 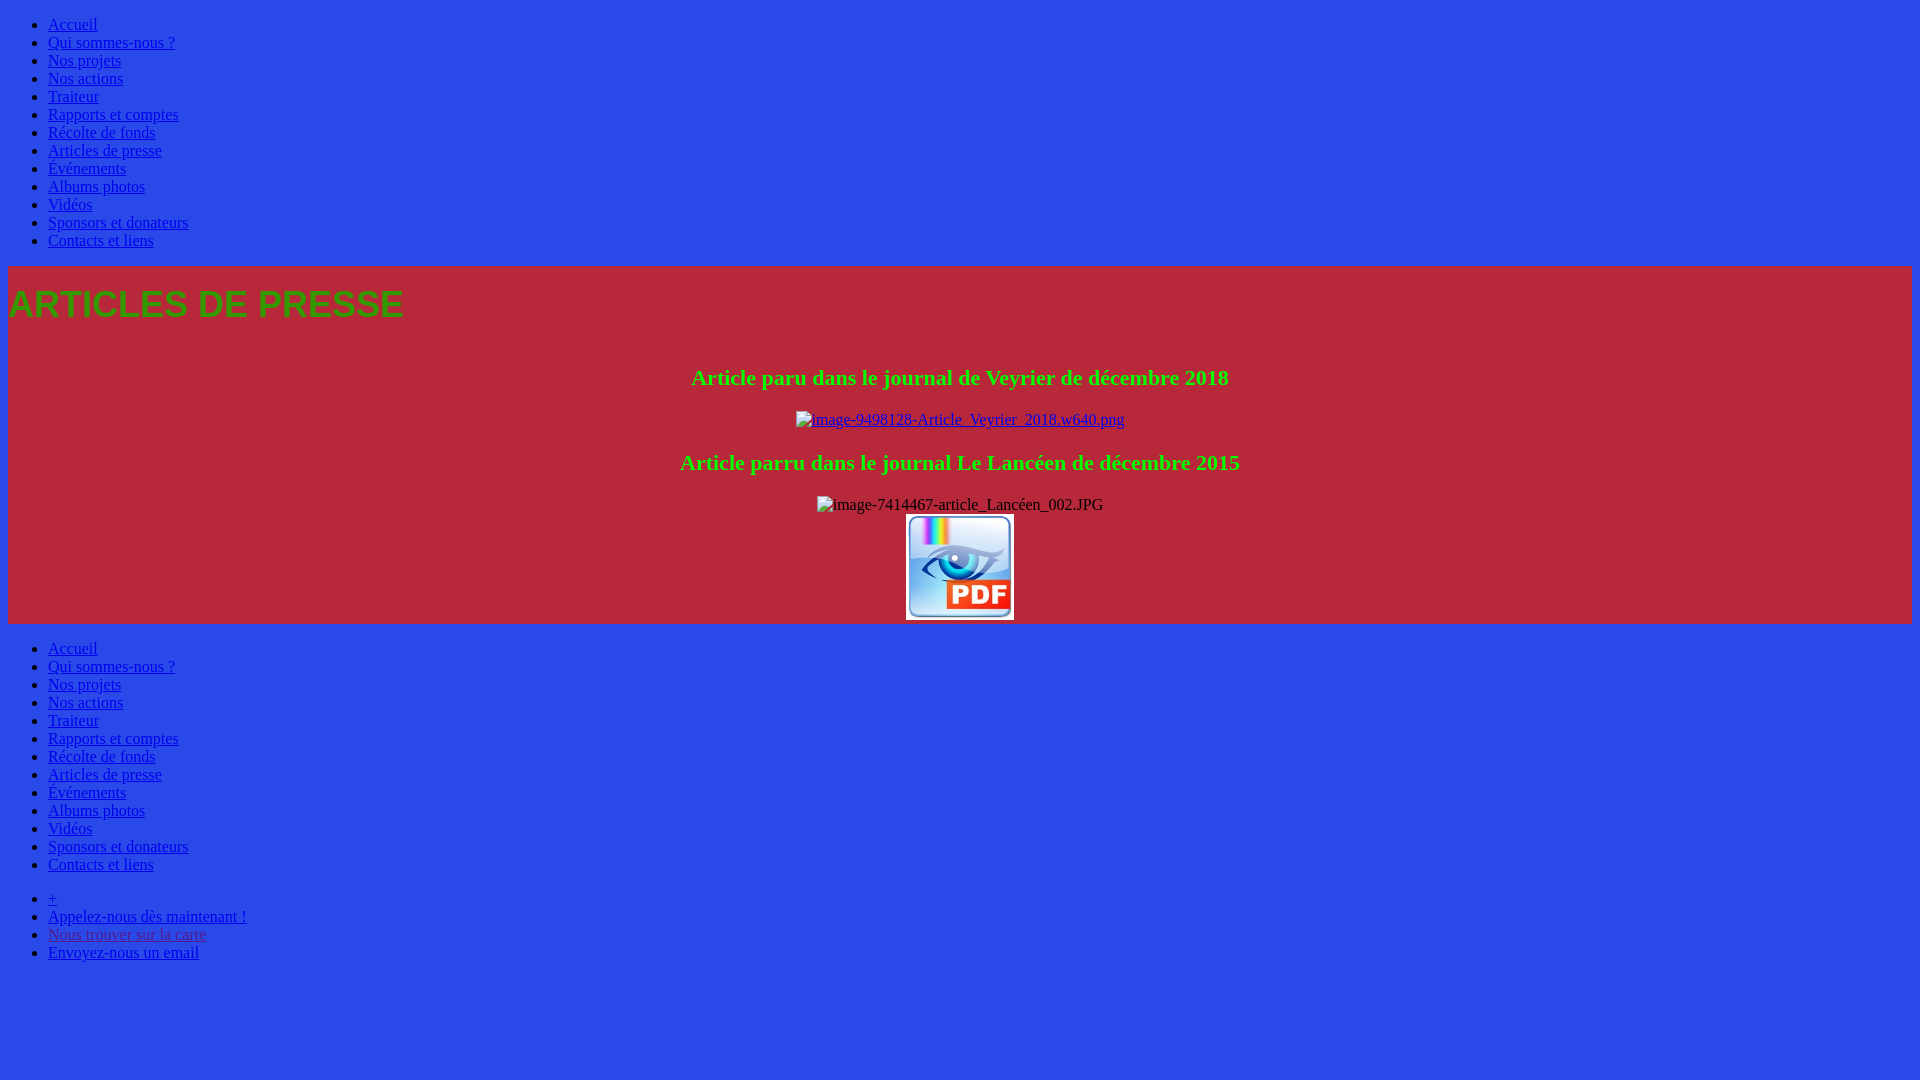 I want to click on 'Nos projets', so click(x=83, y=59).